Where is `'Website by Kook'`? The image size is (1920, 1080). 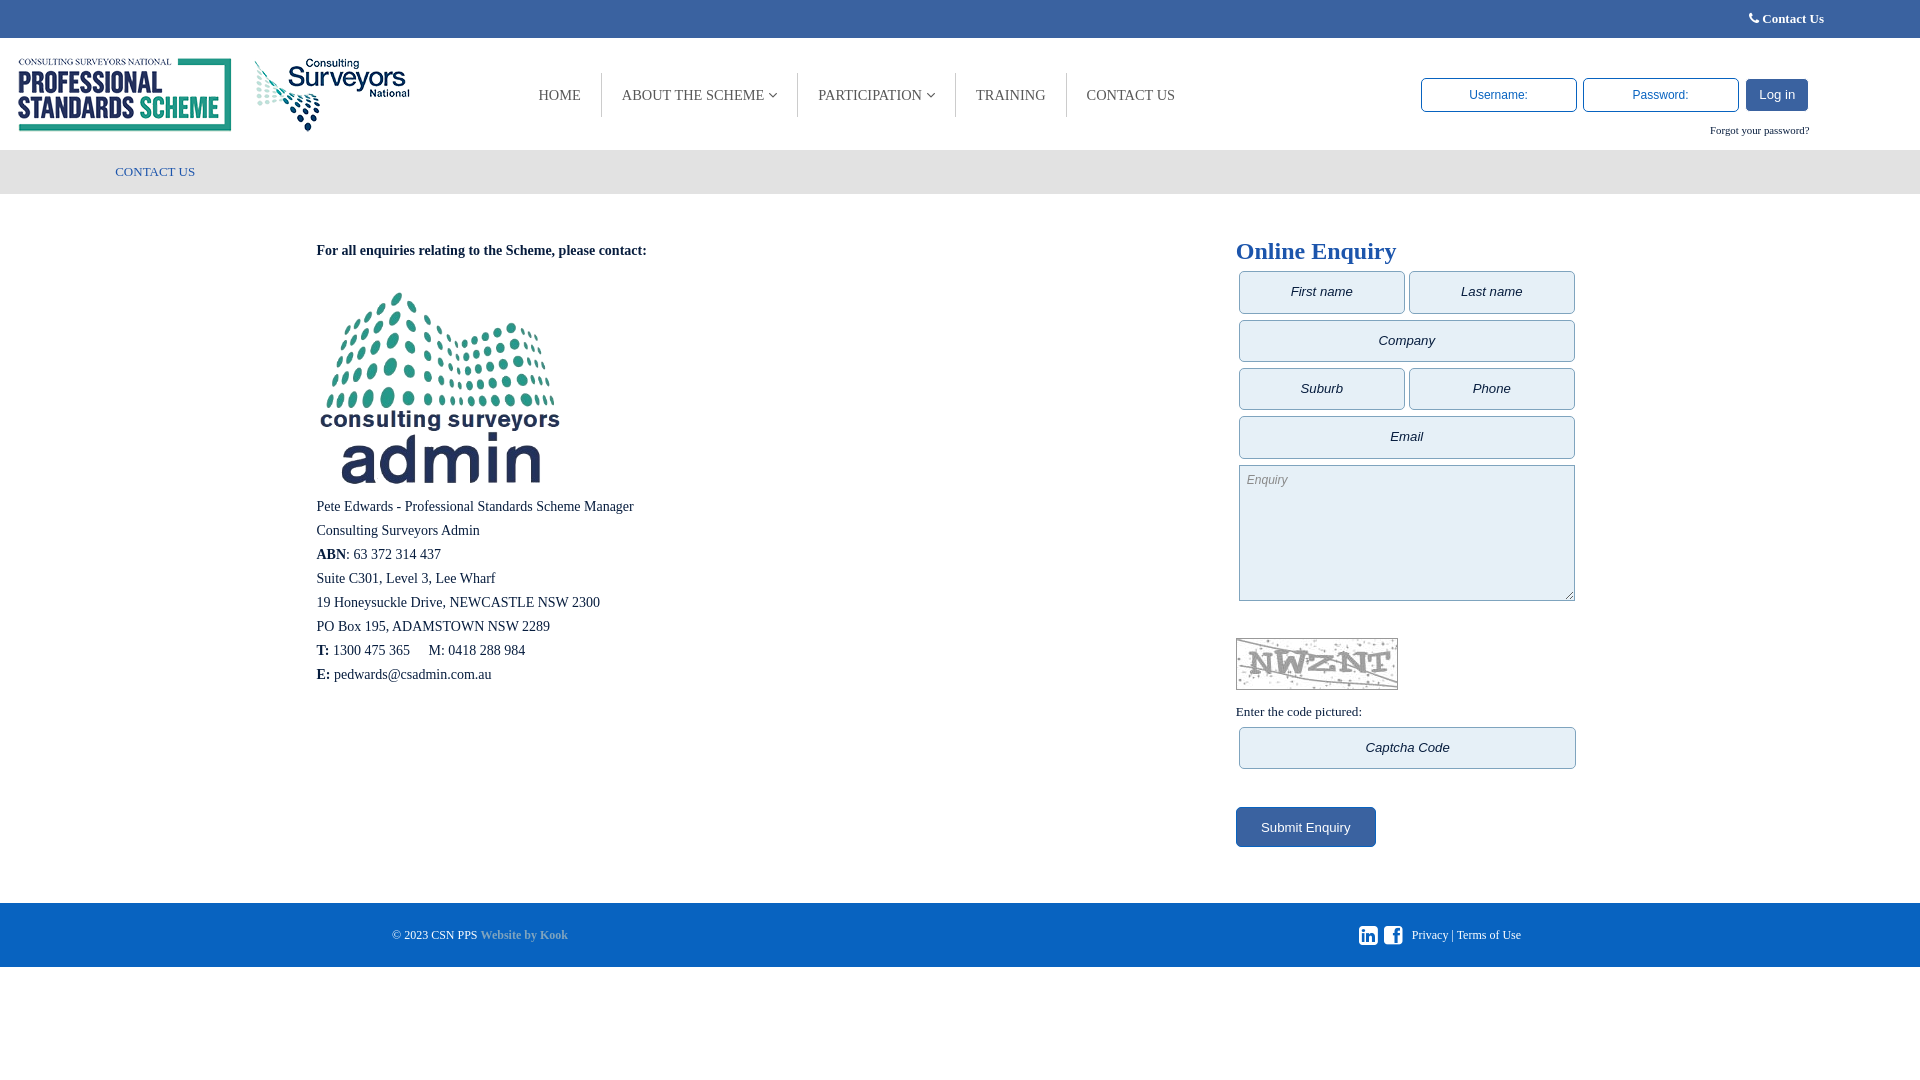
'Website by Kook' is located at coordinates (524, 934).